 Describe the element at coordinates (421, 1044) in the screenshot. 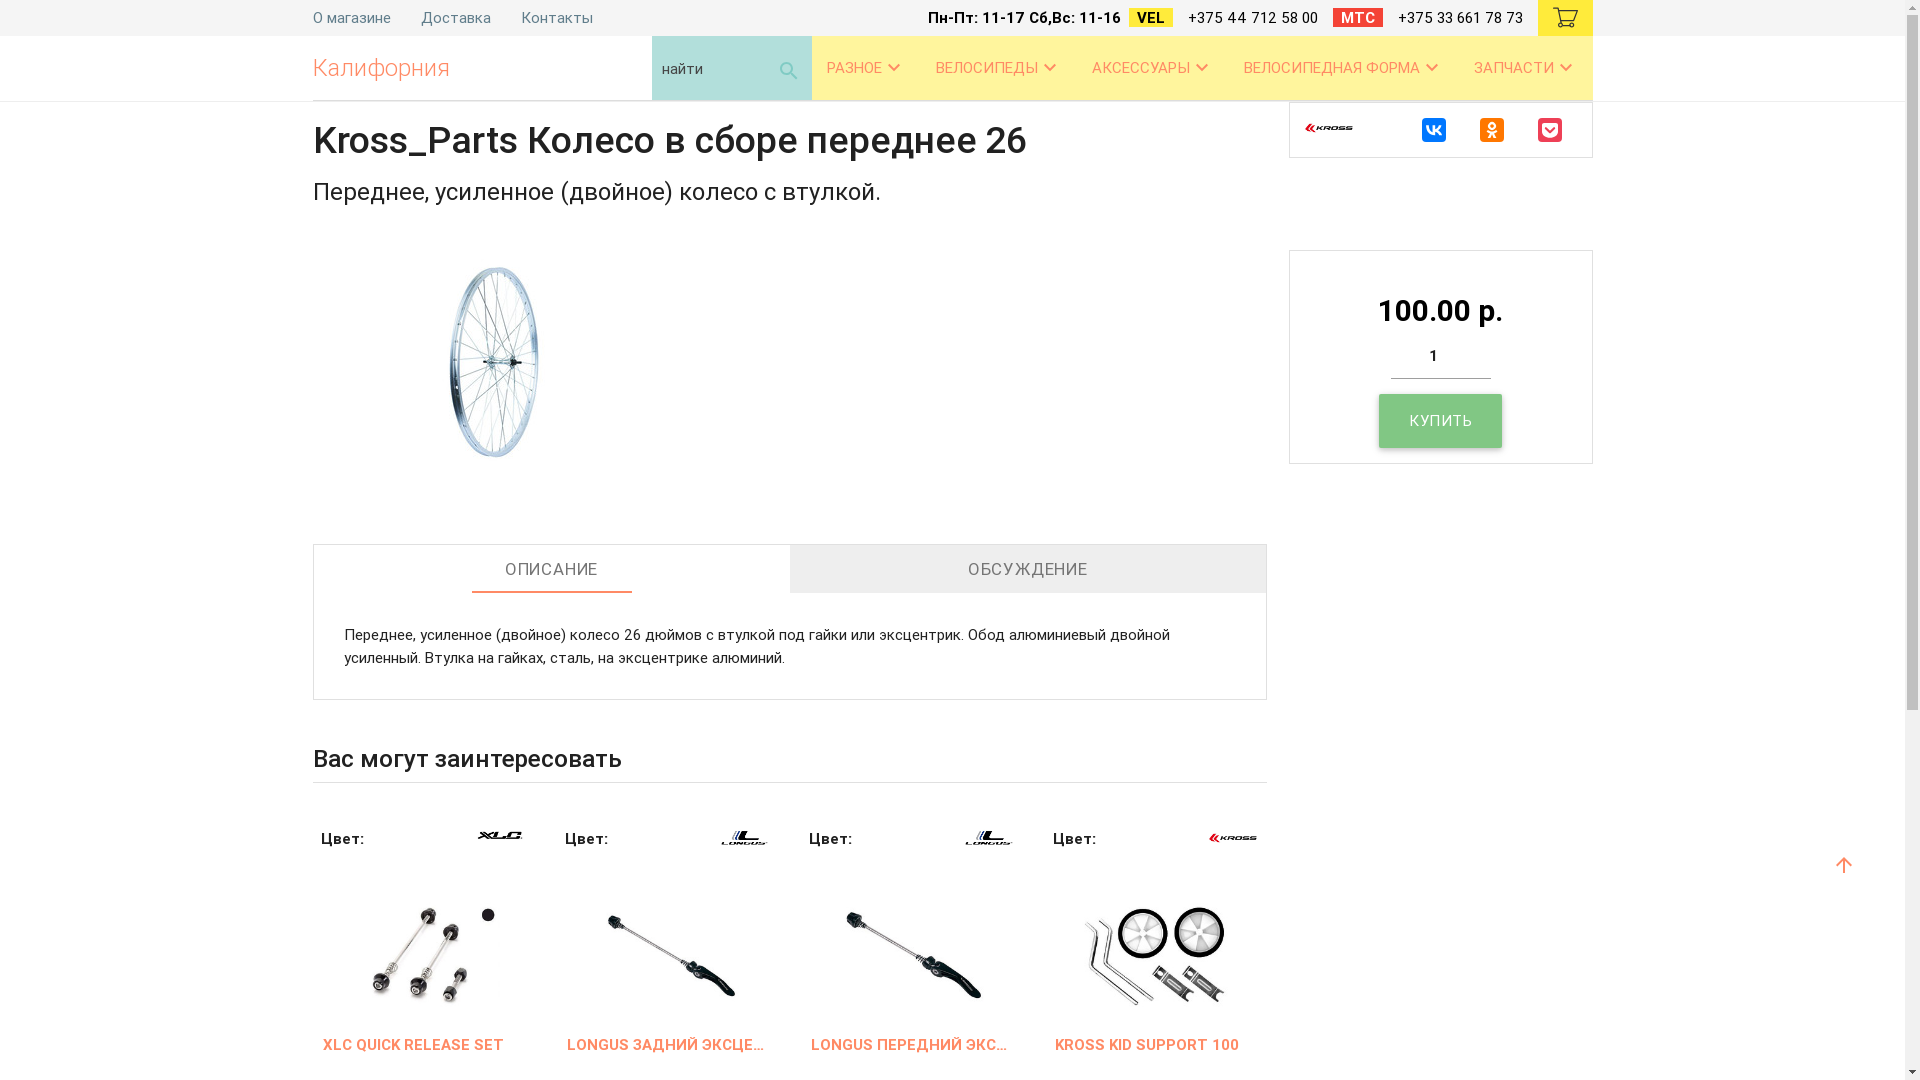

I see `'XLC QUICK RELEASE SET'` at that location.